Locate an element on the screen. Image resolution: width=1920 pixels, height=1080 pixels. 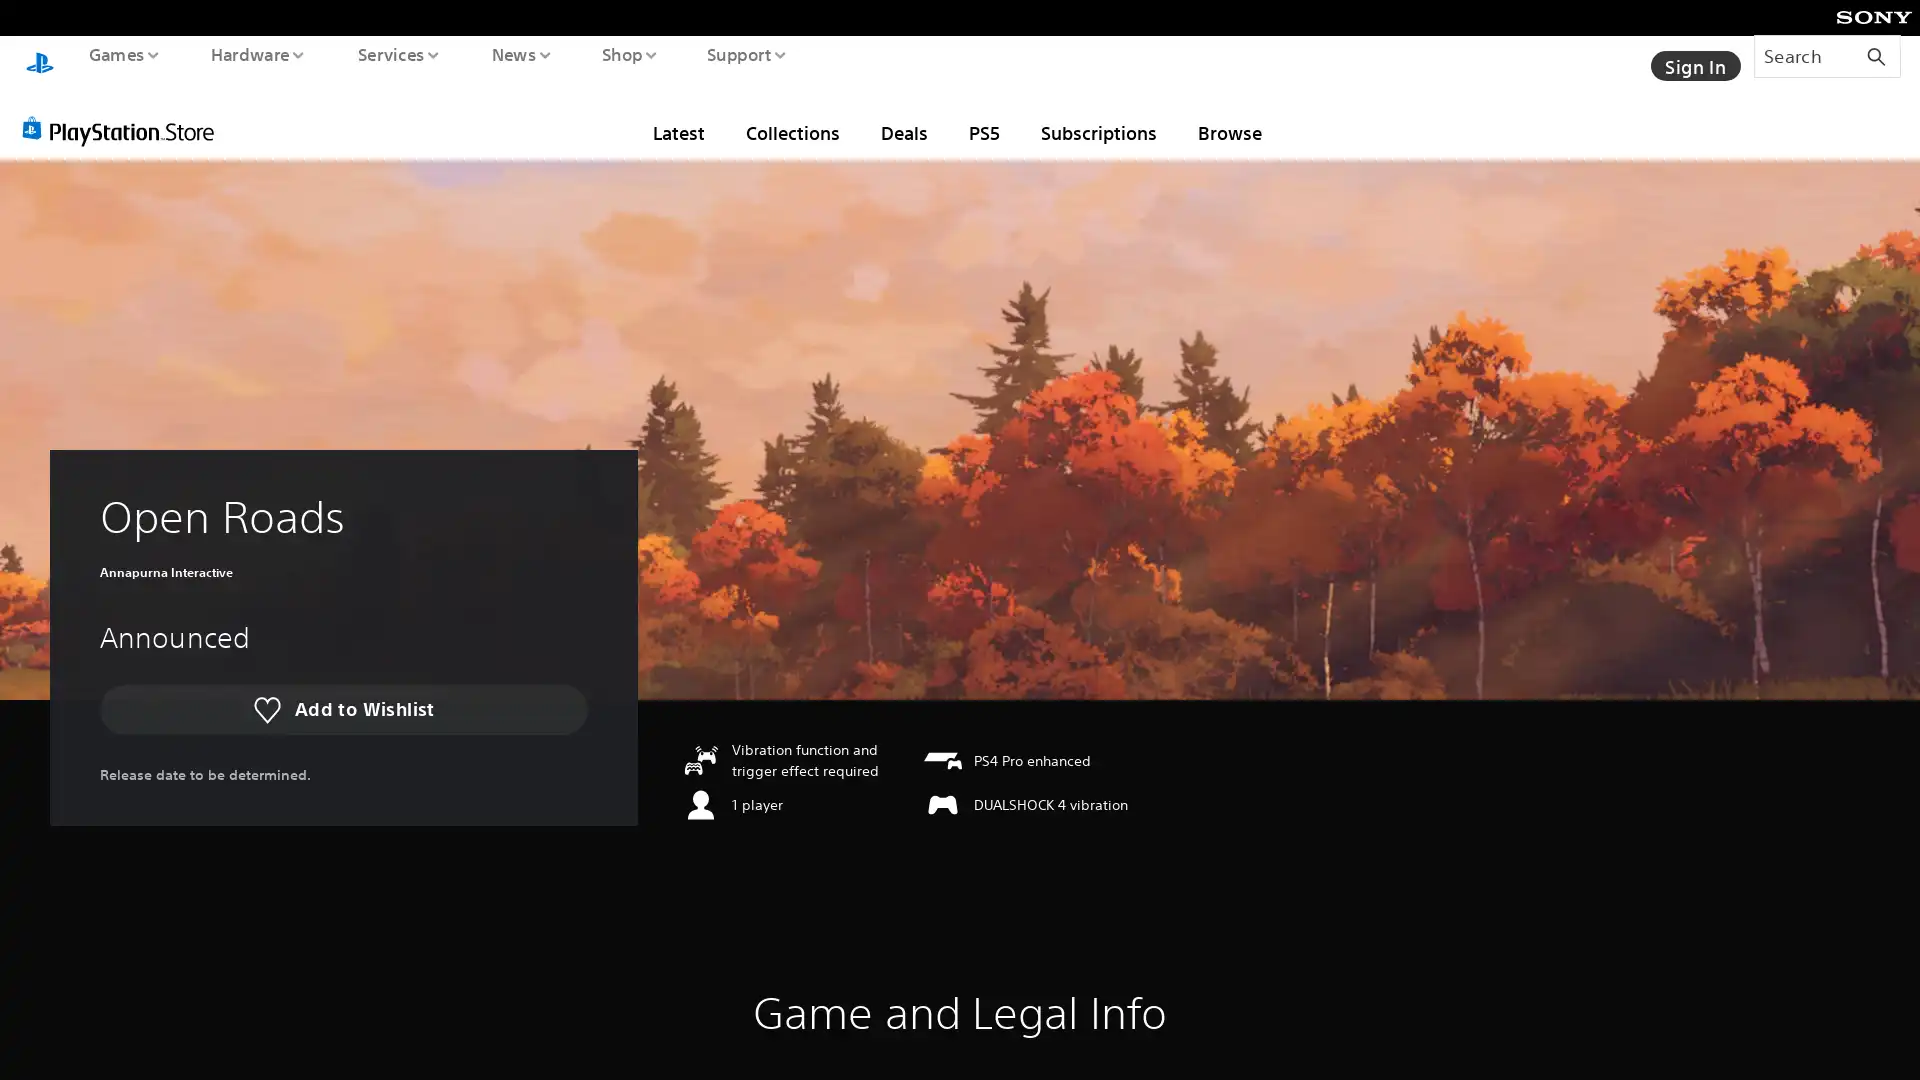
Sign In is located at coordinates (1693, 55).